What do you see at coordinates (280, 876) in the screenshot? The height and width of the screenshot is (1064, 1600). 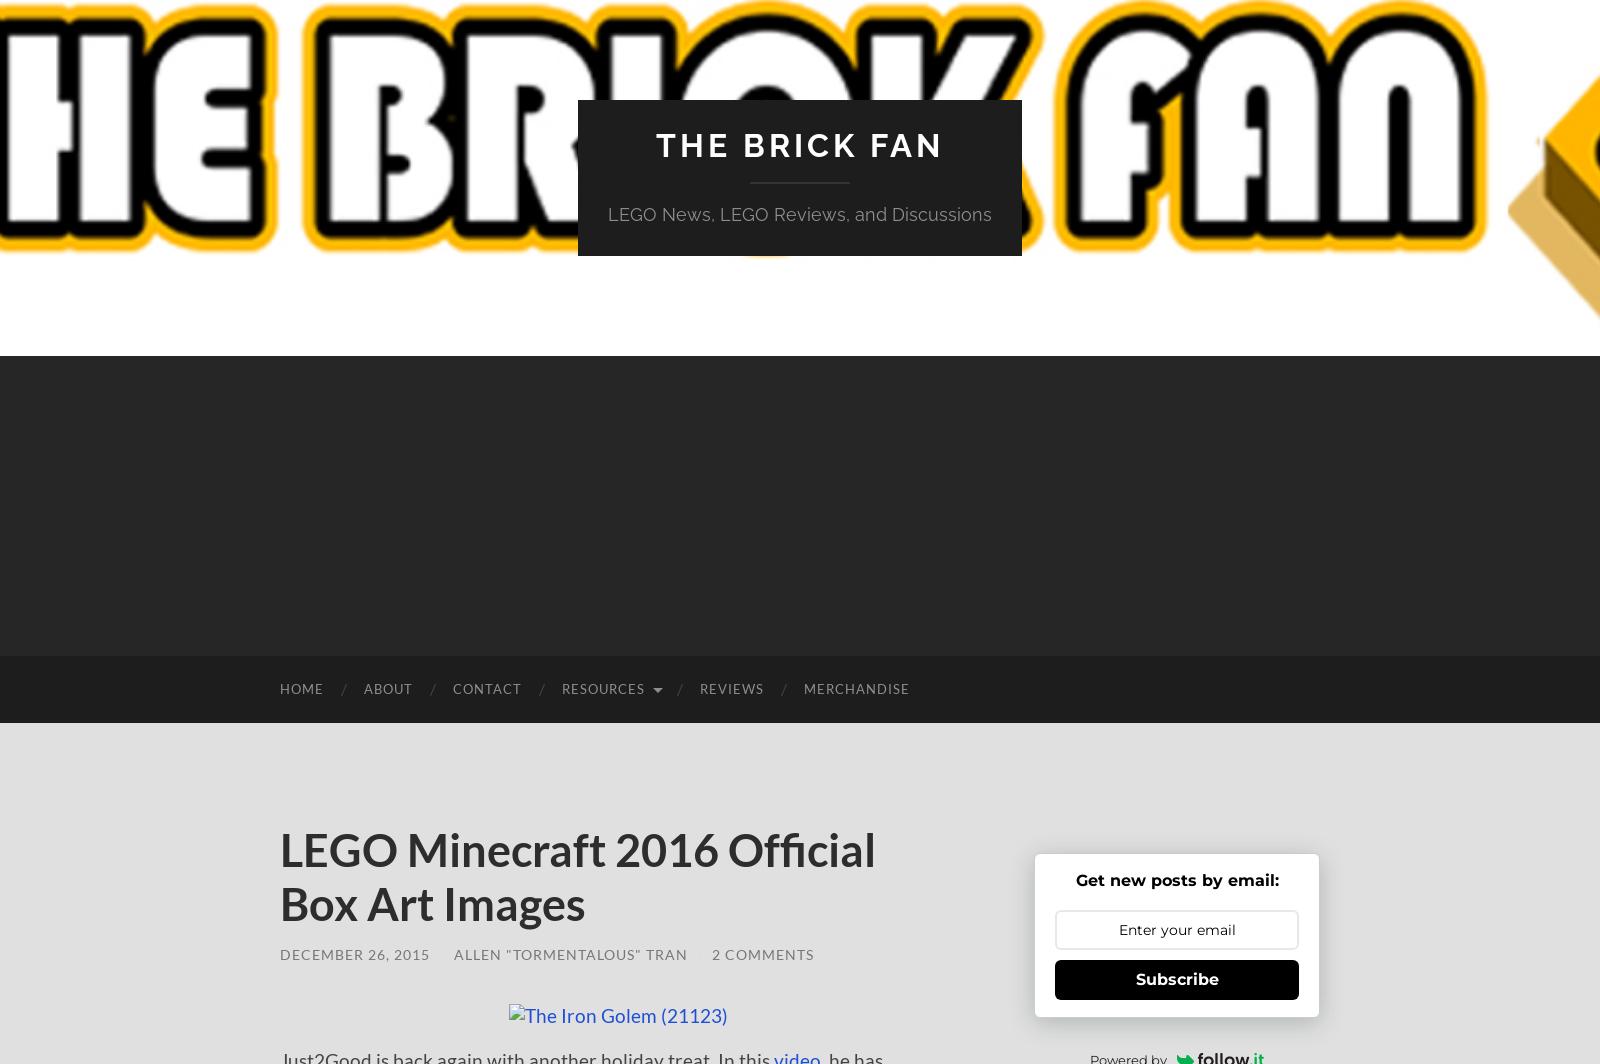 I see `'LEGO Minecraft 2016 Official Box Art Images'` at bounding box center [280, 876].